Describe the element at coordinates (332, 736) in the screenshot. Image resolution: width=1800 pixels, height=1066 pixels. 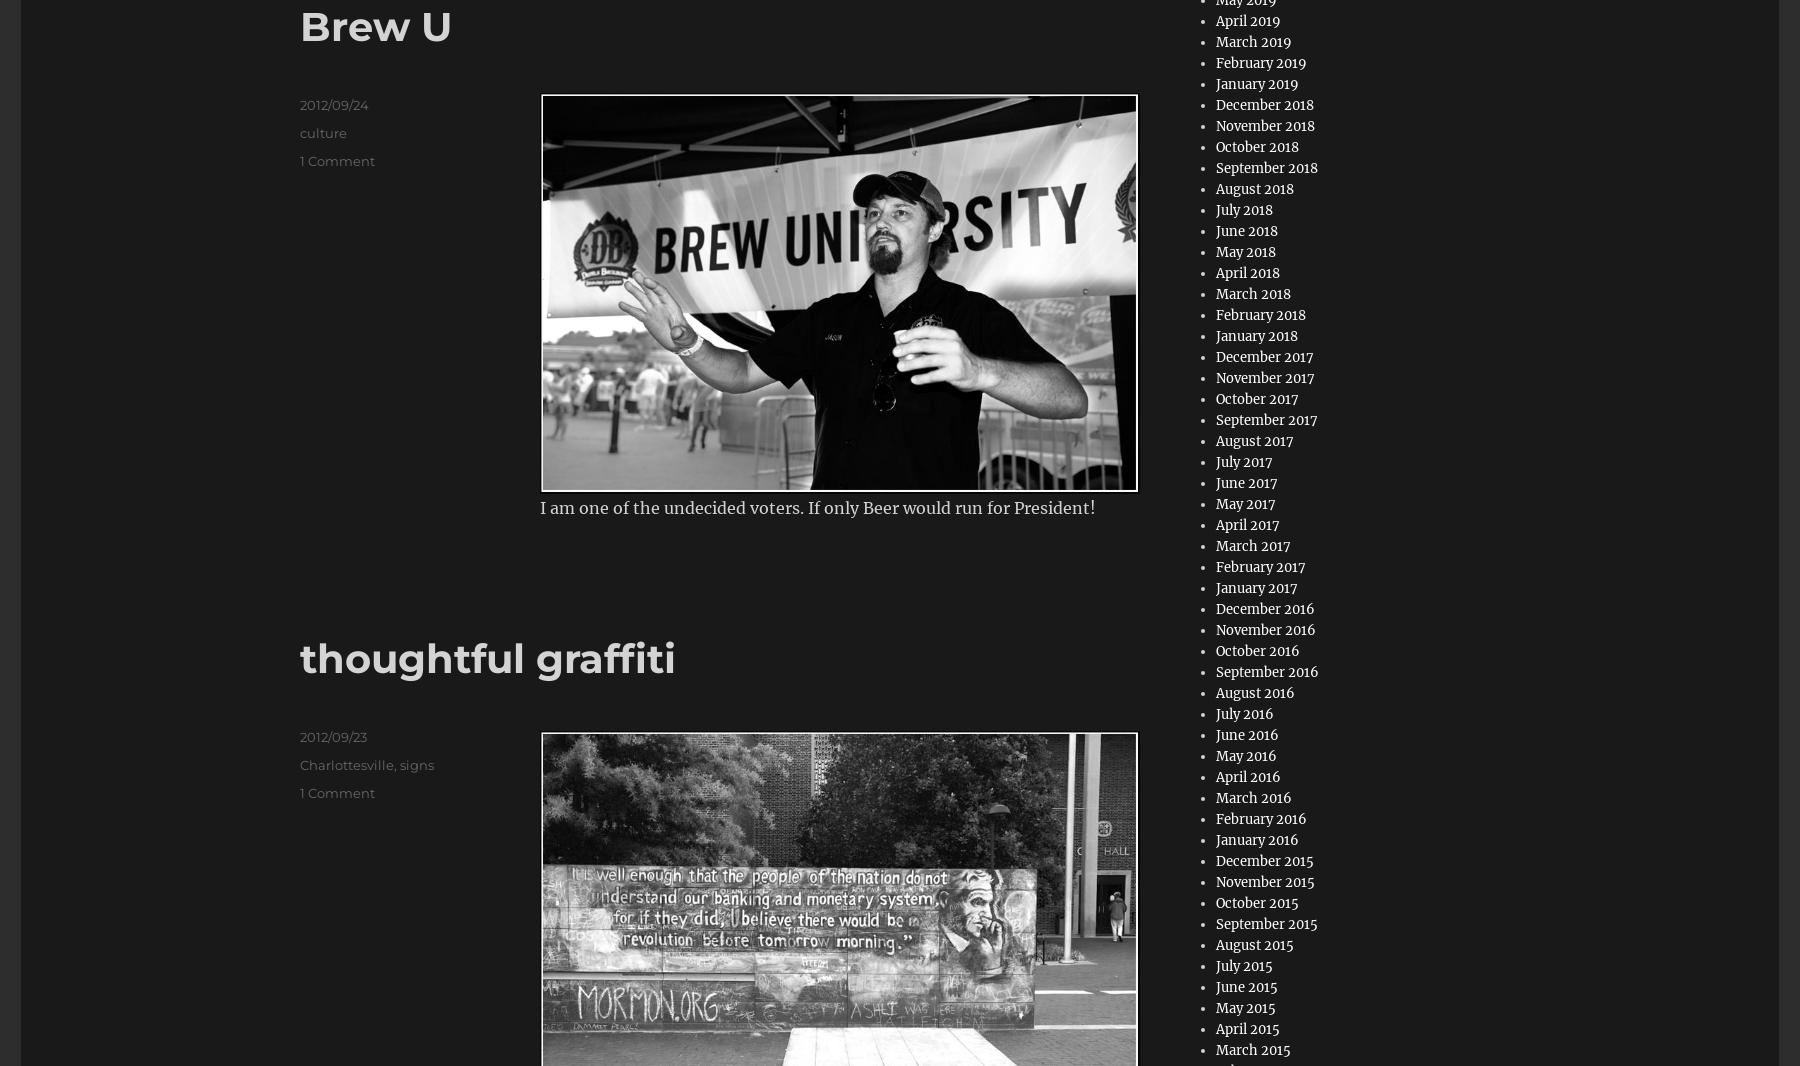
I see `'2012/09/23'` at that location.